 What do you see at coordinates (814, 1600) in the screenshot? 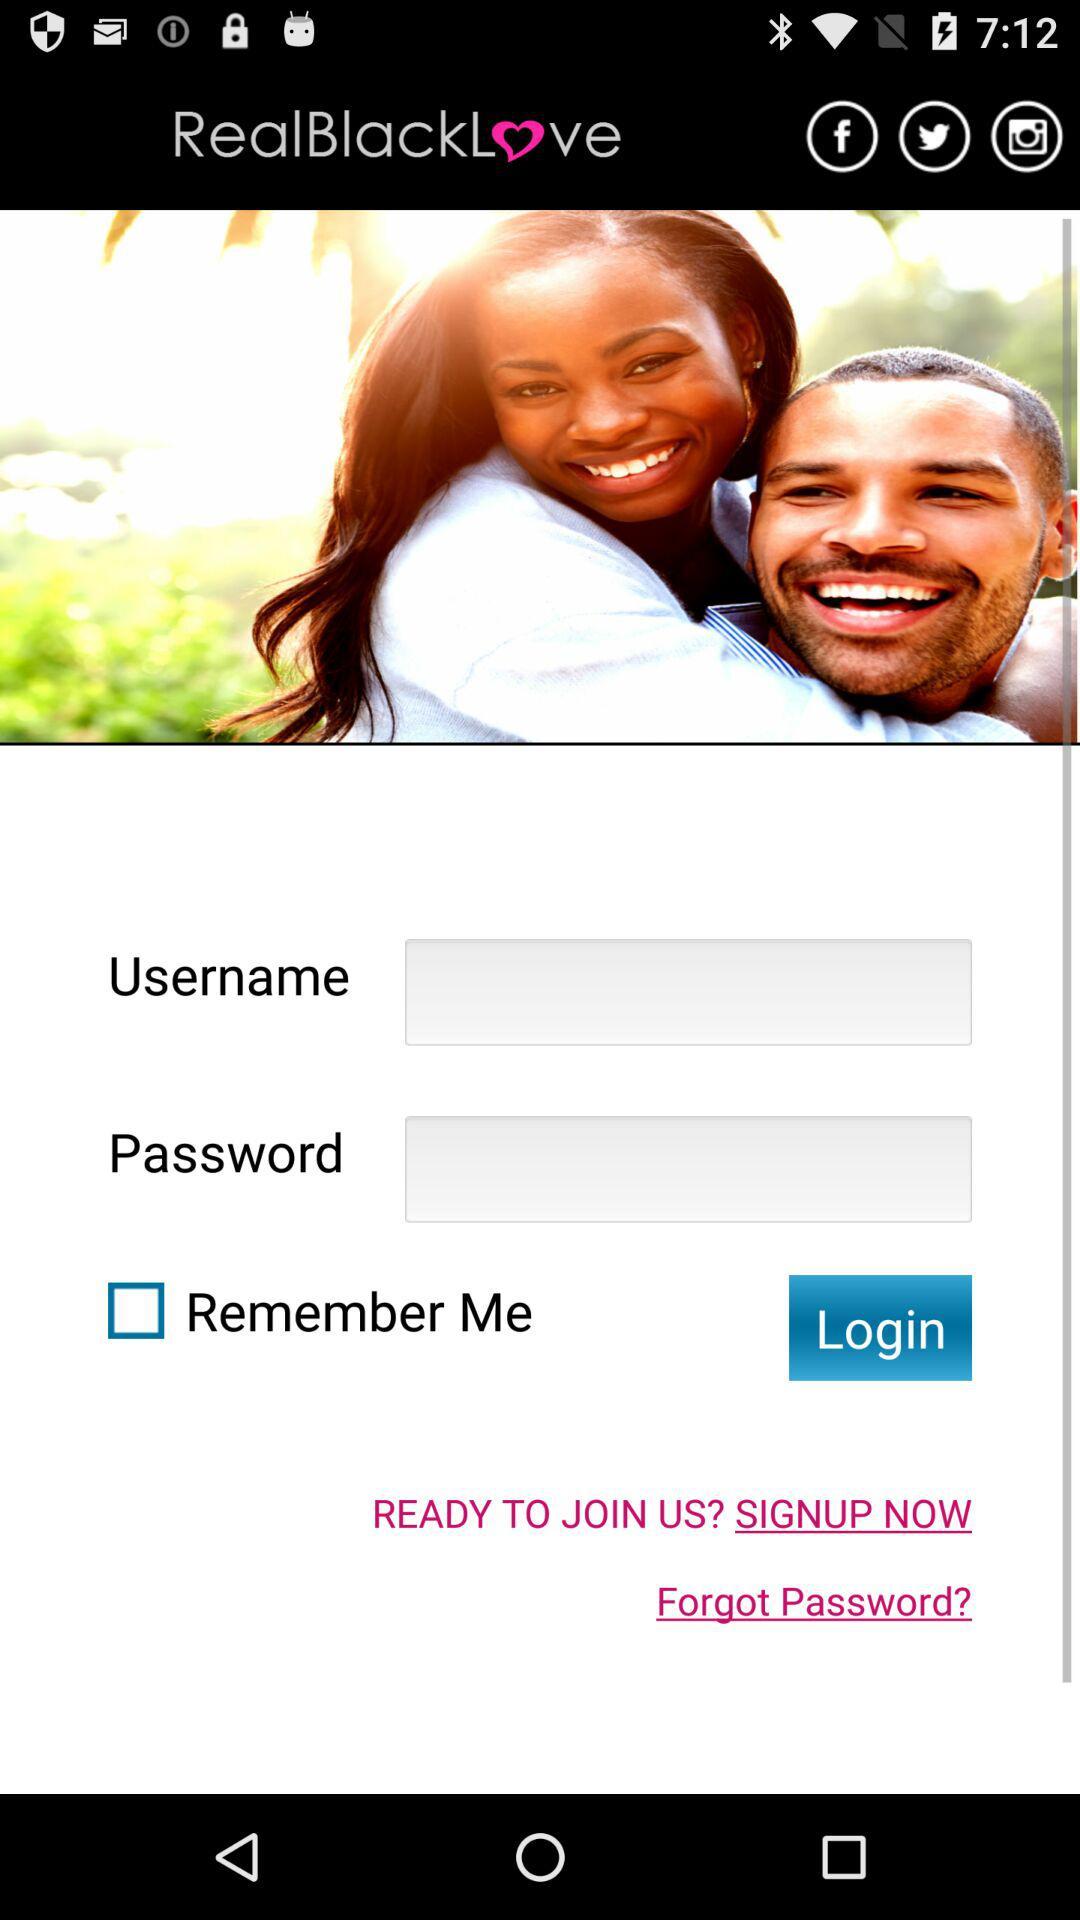
I see `the forgot password? app` at bounding box center [814, 1600].